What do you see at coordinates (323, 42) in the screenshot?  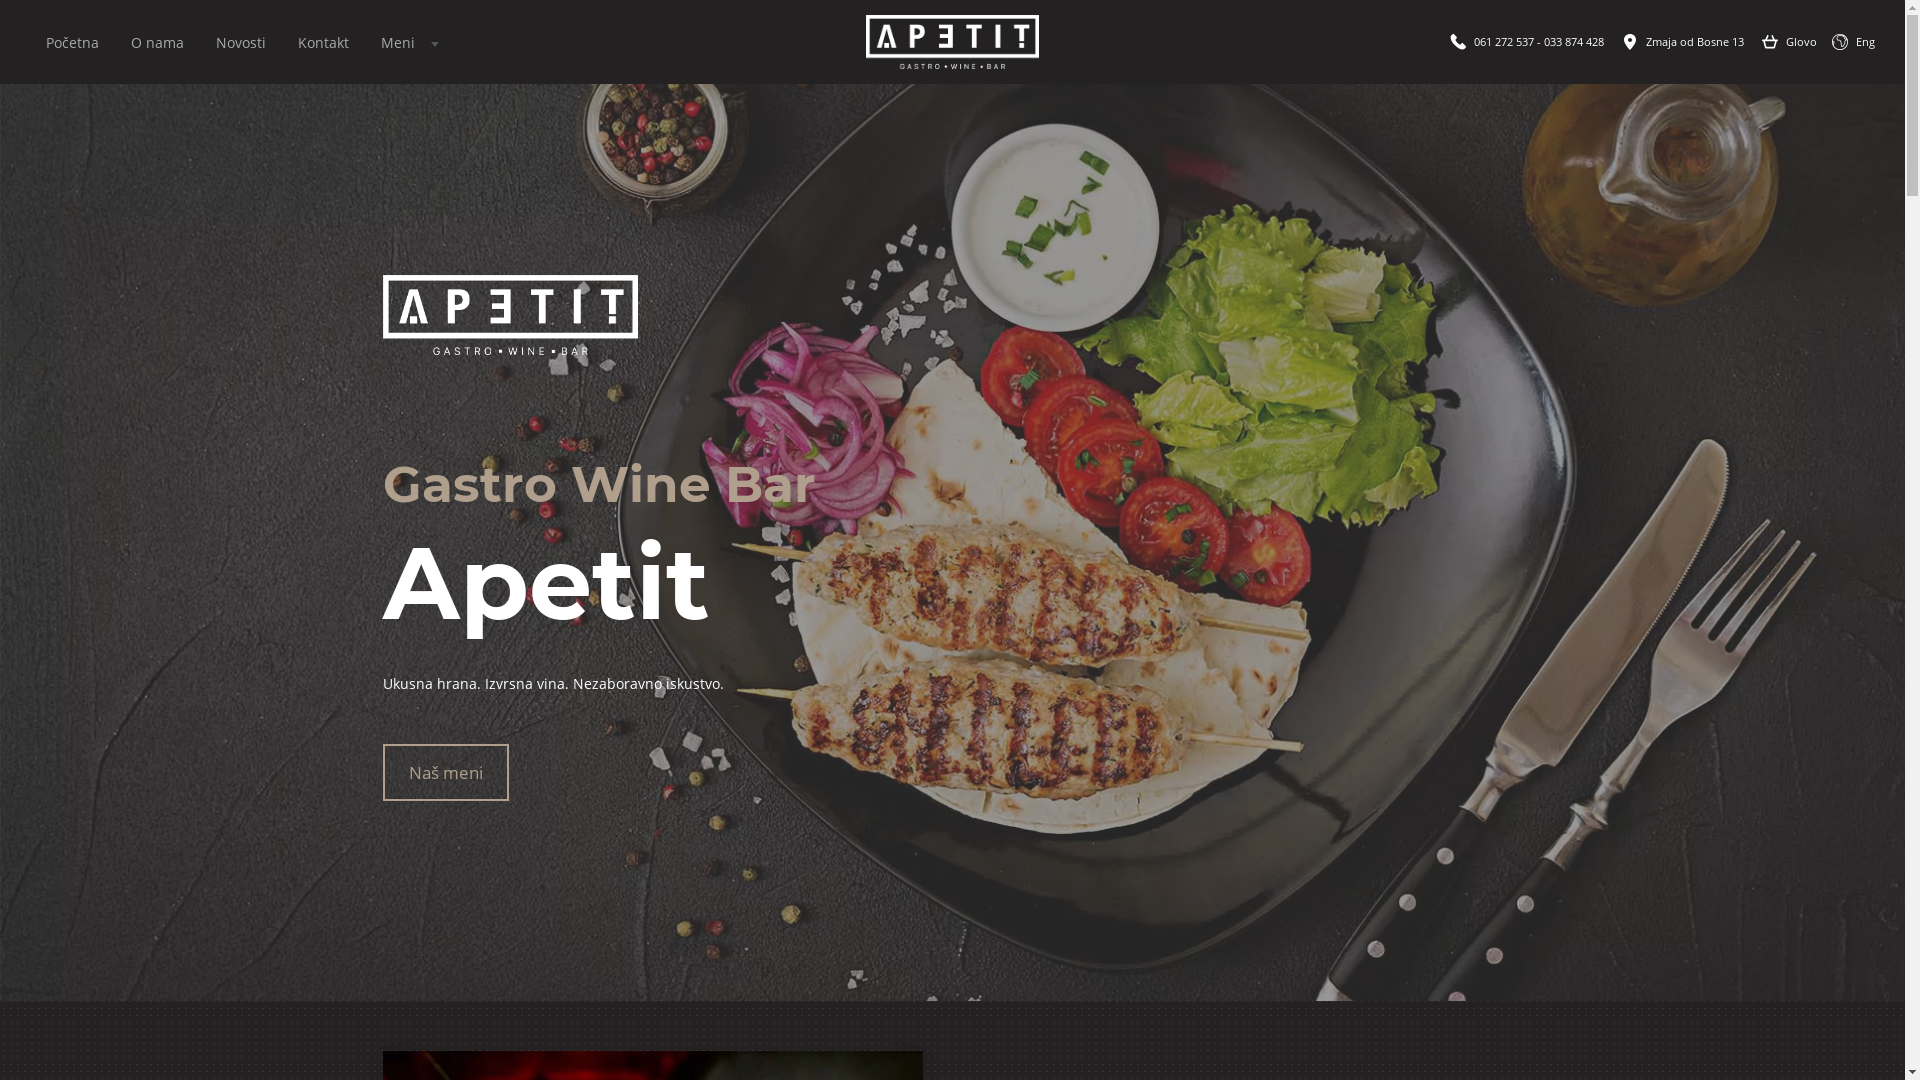 I see `'Kontakt'` at bounding box center [323, 42].